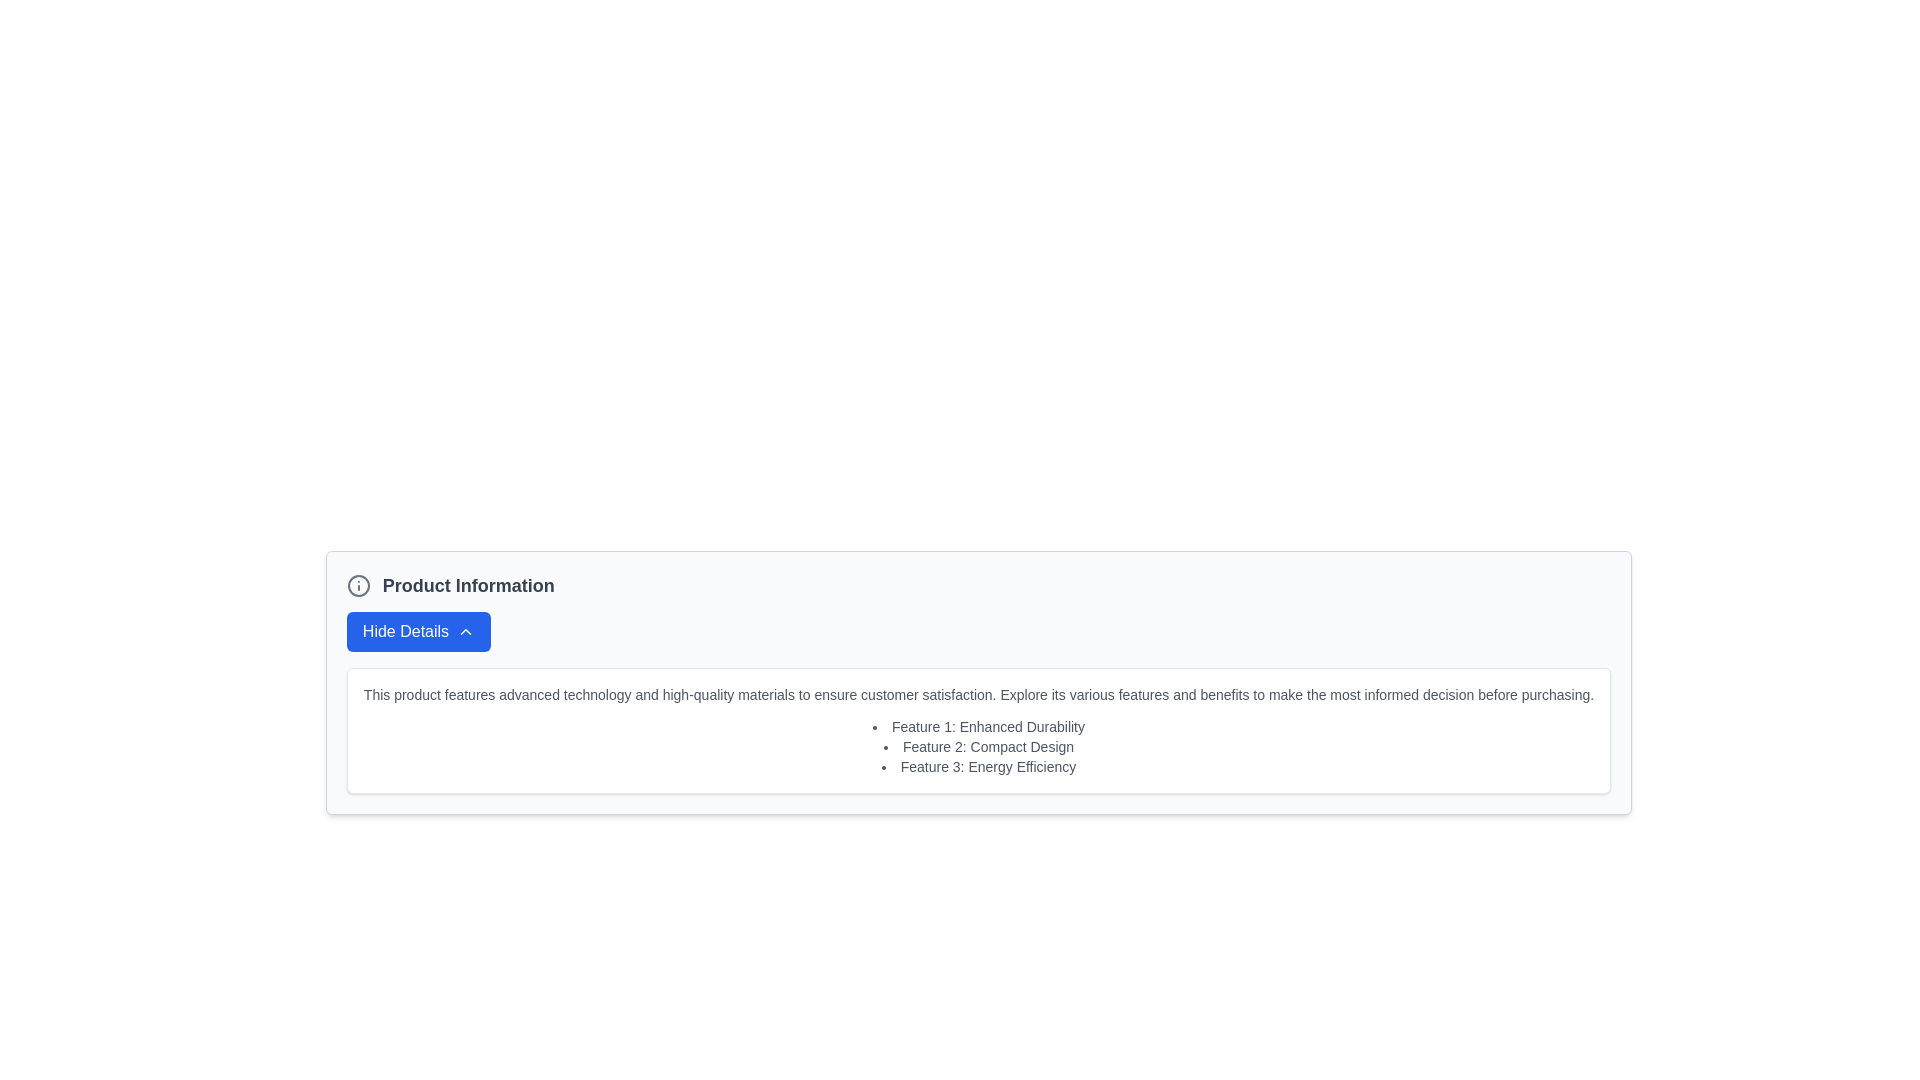  Describe the element at coordinates (979, 747) in the screenshot. I see `text of the second item in the bulleted list of product features located in the 'Product Information' section, which provides detailed information about a specific feature of the product` at that location.